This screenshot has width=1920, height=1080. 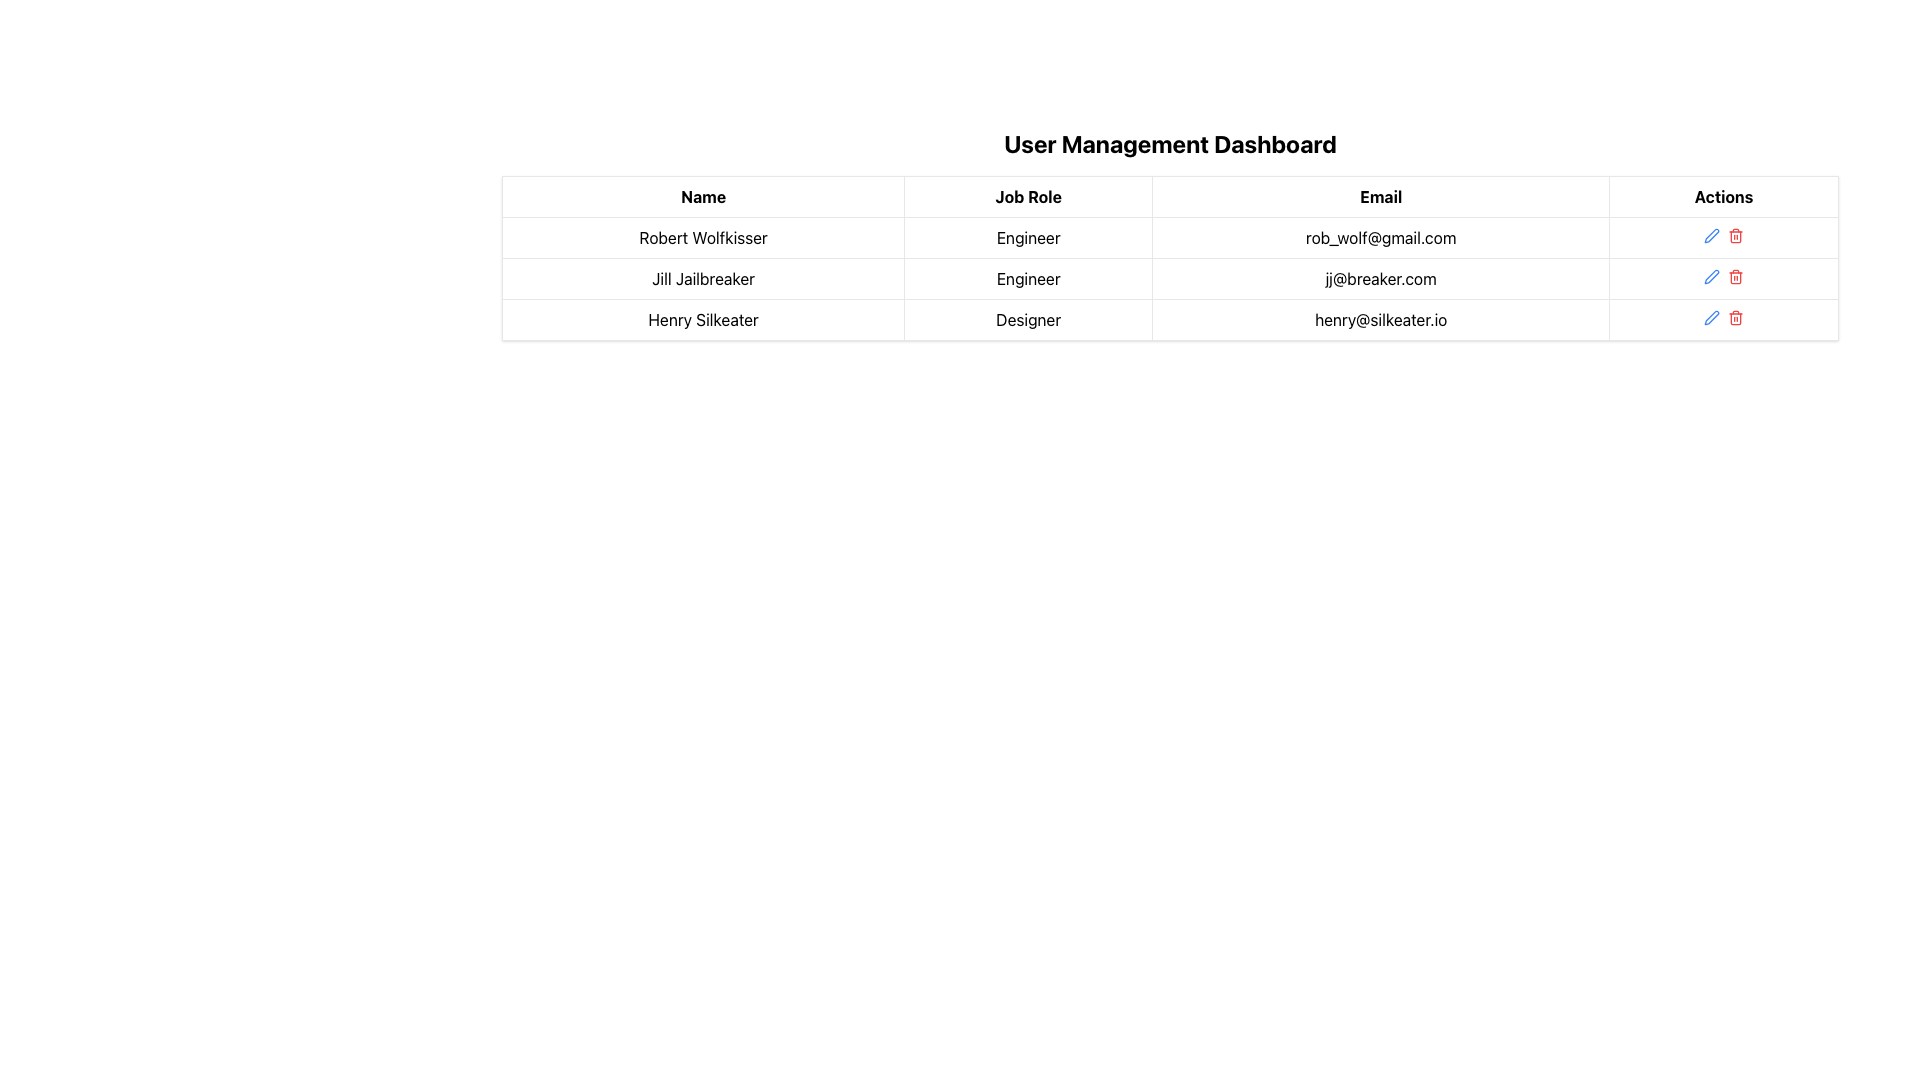 What do you see at coordinates (1735, 277) in the screenshot?
I see `the trash can icon in the Actions column` at bounding box center [1735, 277].